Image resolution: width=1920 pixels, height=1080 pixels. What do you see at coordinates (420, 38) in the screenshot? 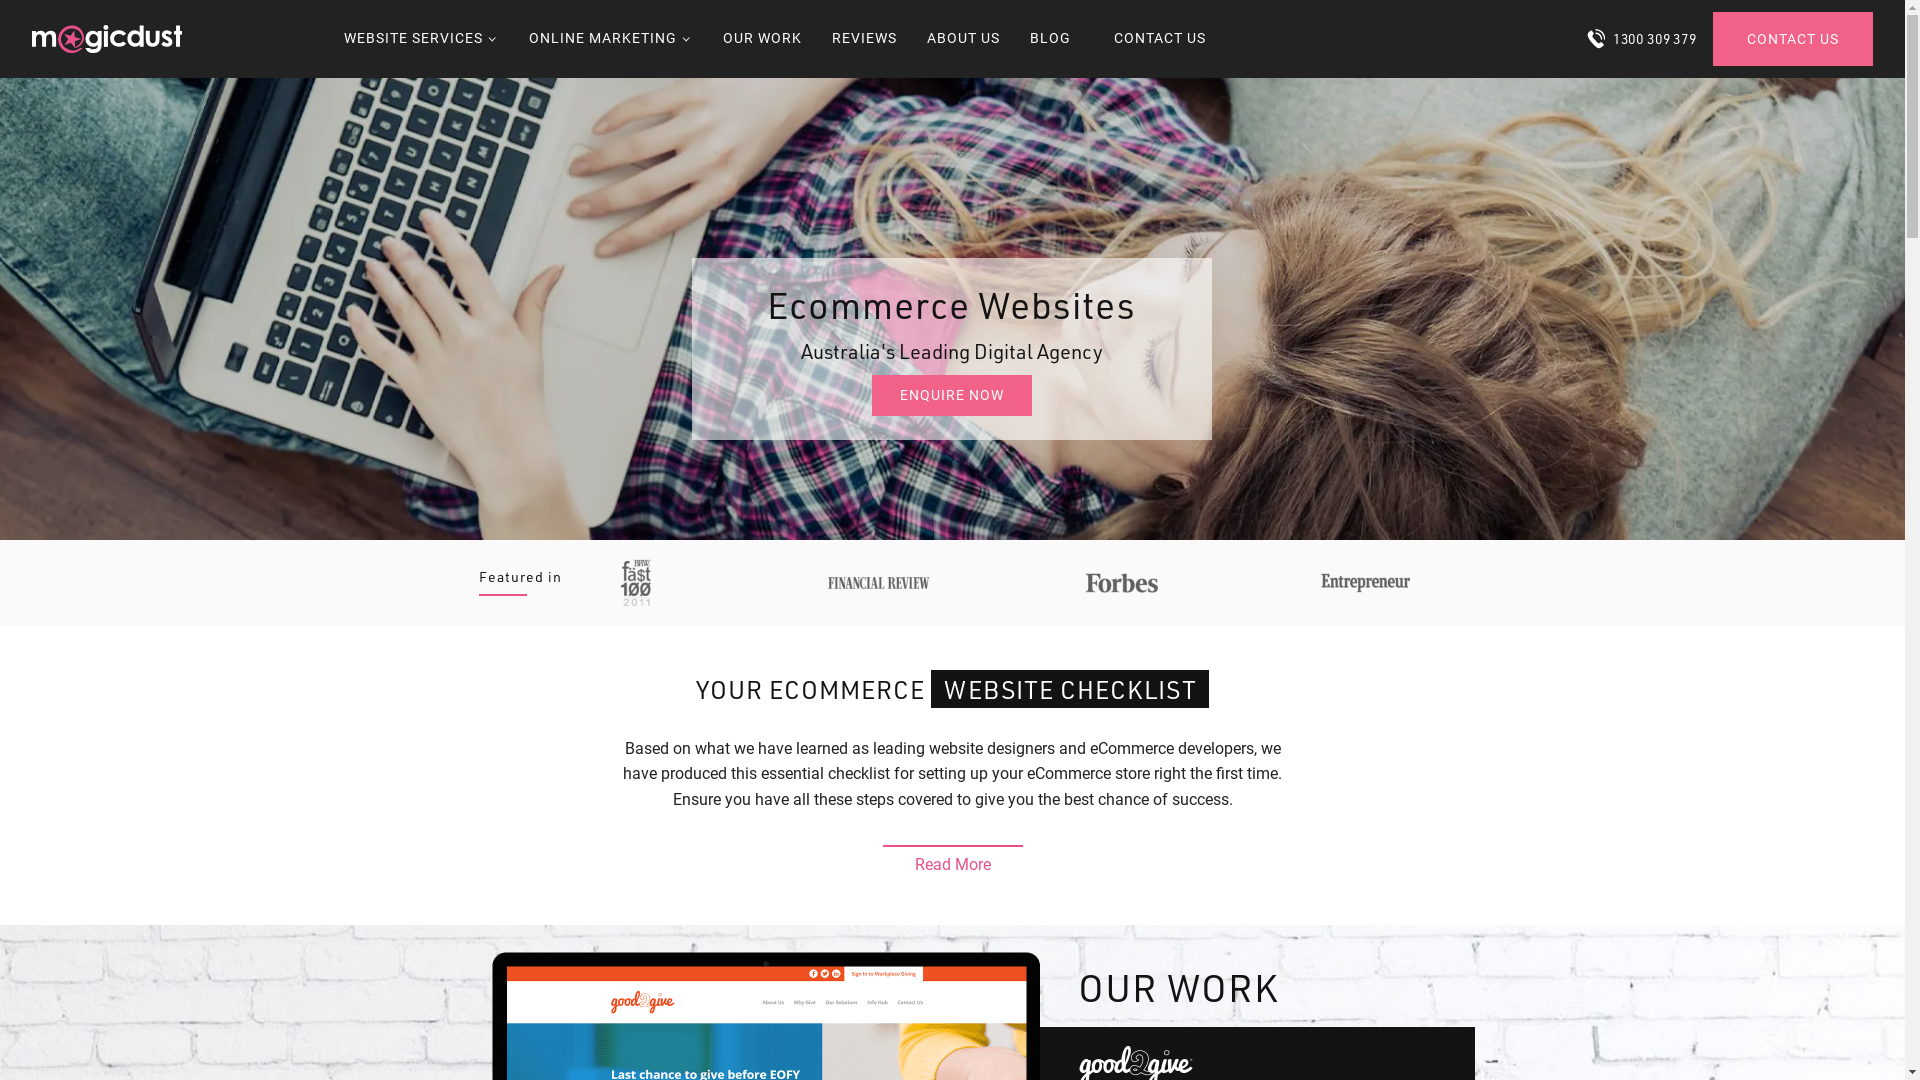
I see `'WEBSITE SERVICES'` at bounding box center [420, 38].